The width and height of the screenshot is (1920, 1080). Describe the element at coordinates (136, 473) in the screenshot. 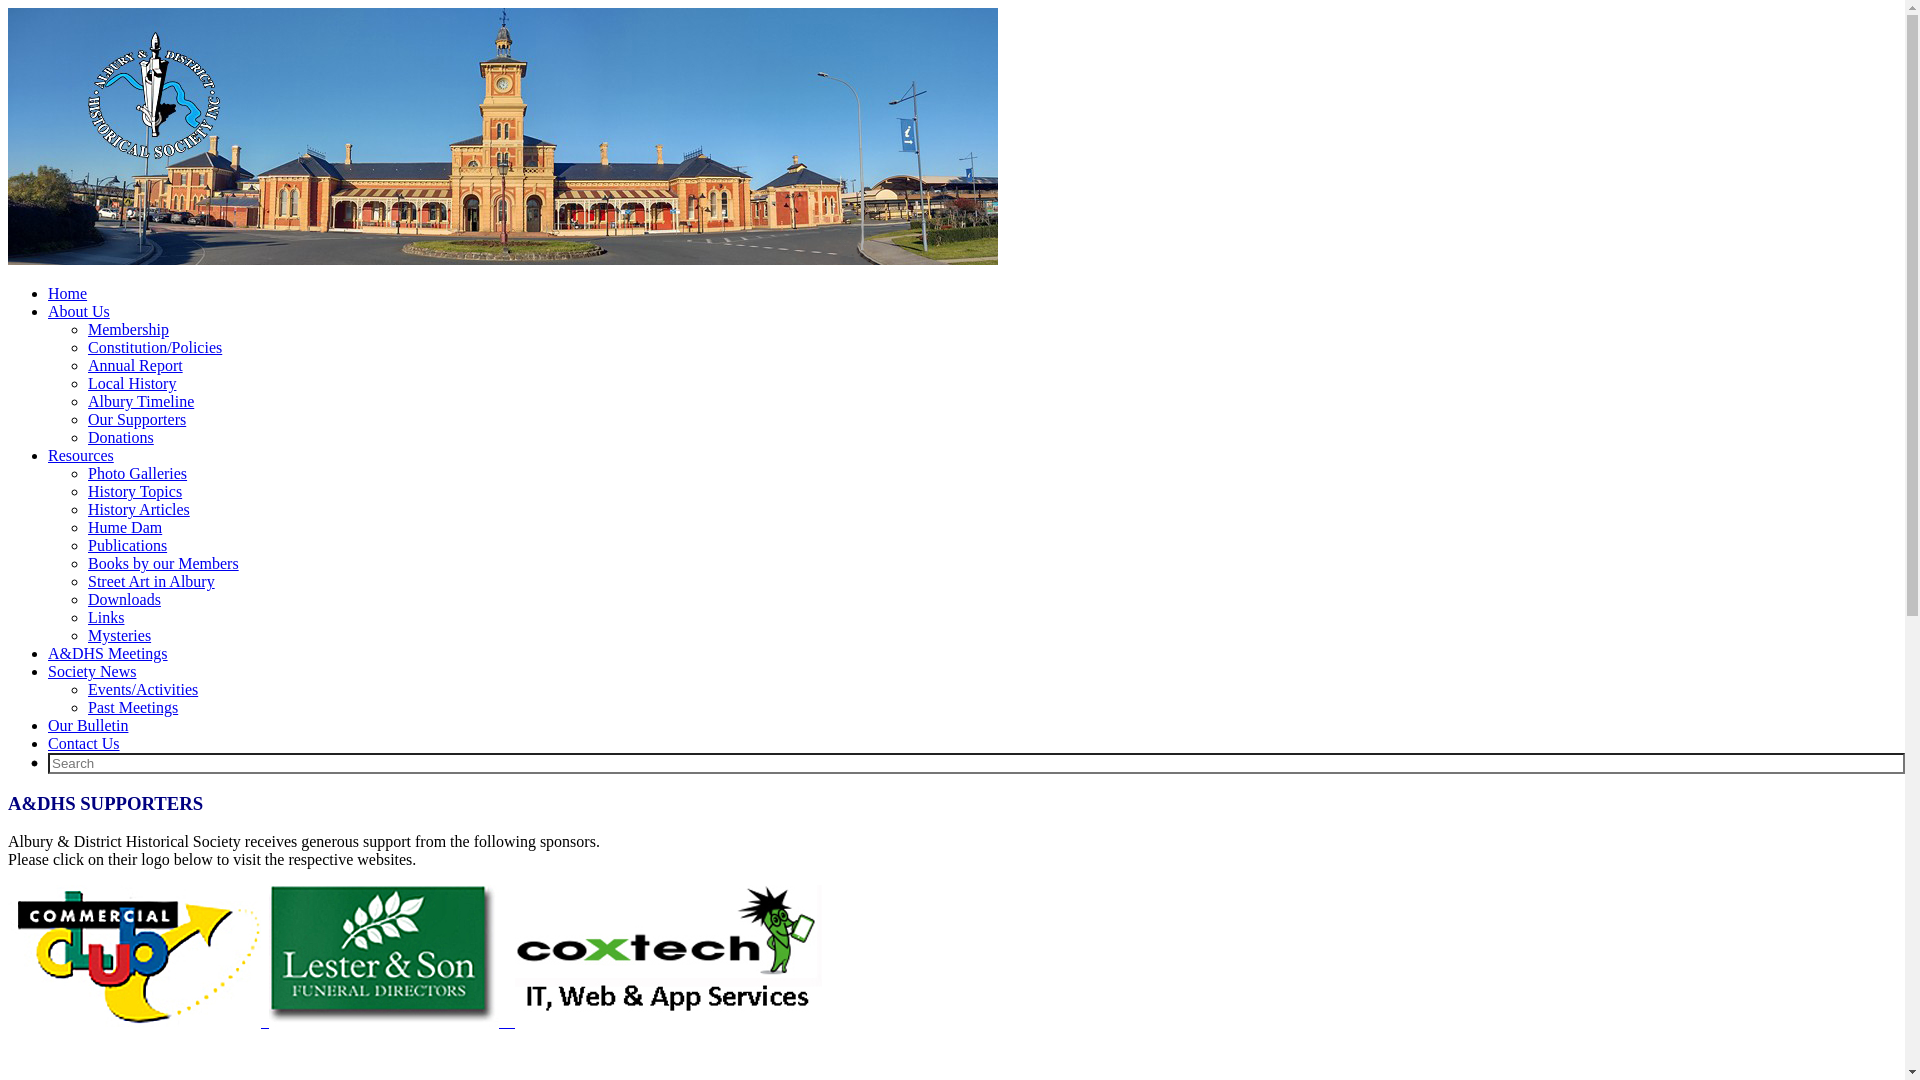

I see `'Photo Galleries'` at that location.